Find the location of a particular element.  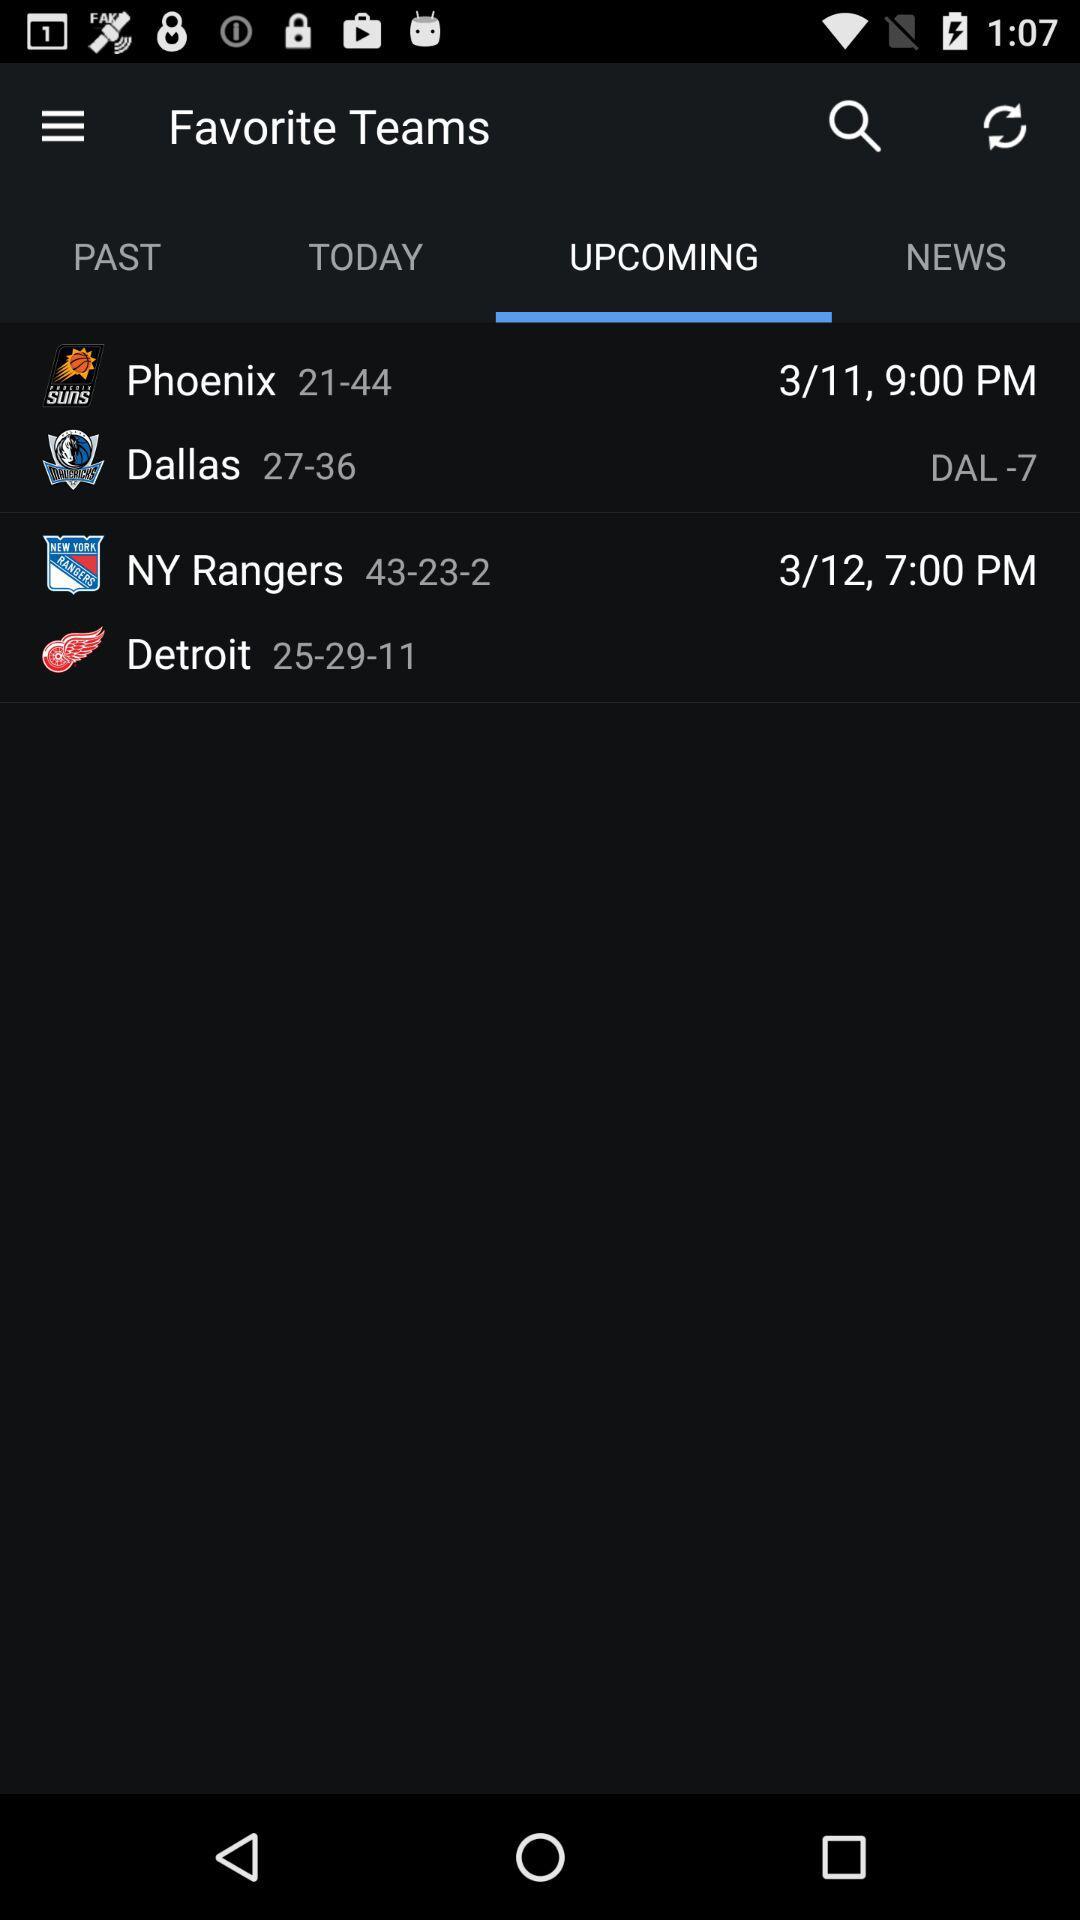

the app below the phoenix icon is located at coordinates (183, 461).